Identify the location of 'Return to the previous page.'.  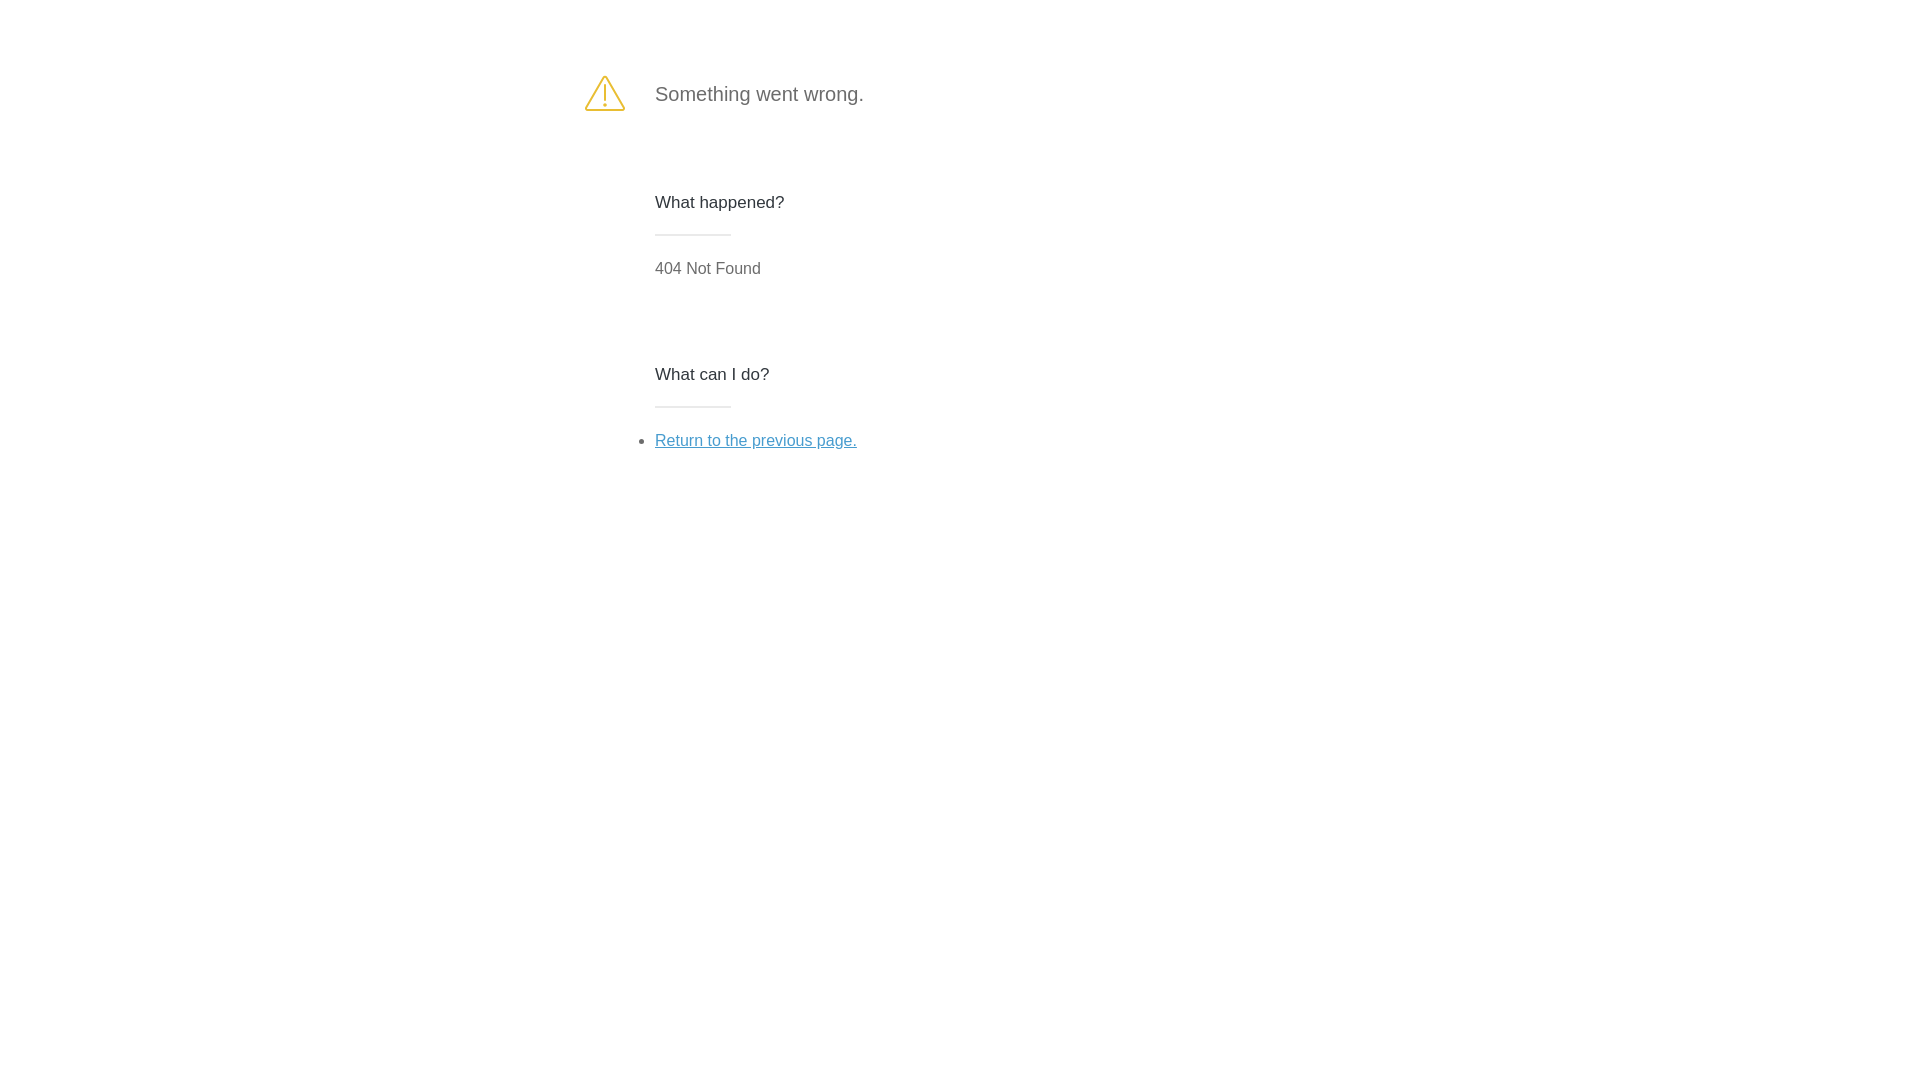
(654, 439).